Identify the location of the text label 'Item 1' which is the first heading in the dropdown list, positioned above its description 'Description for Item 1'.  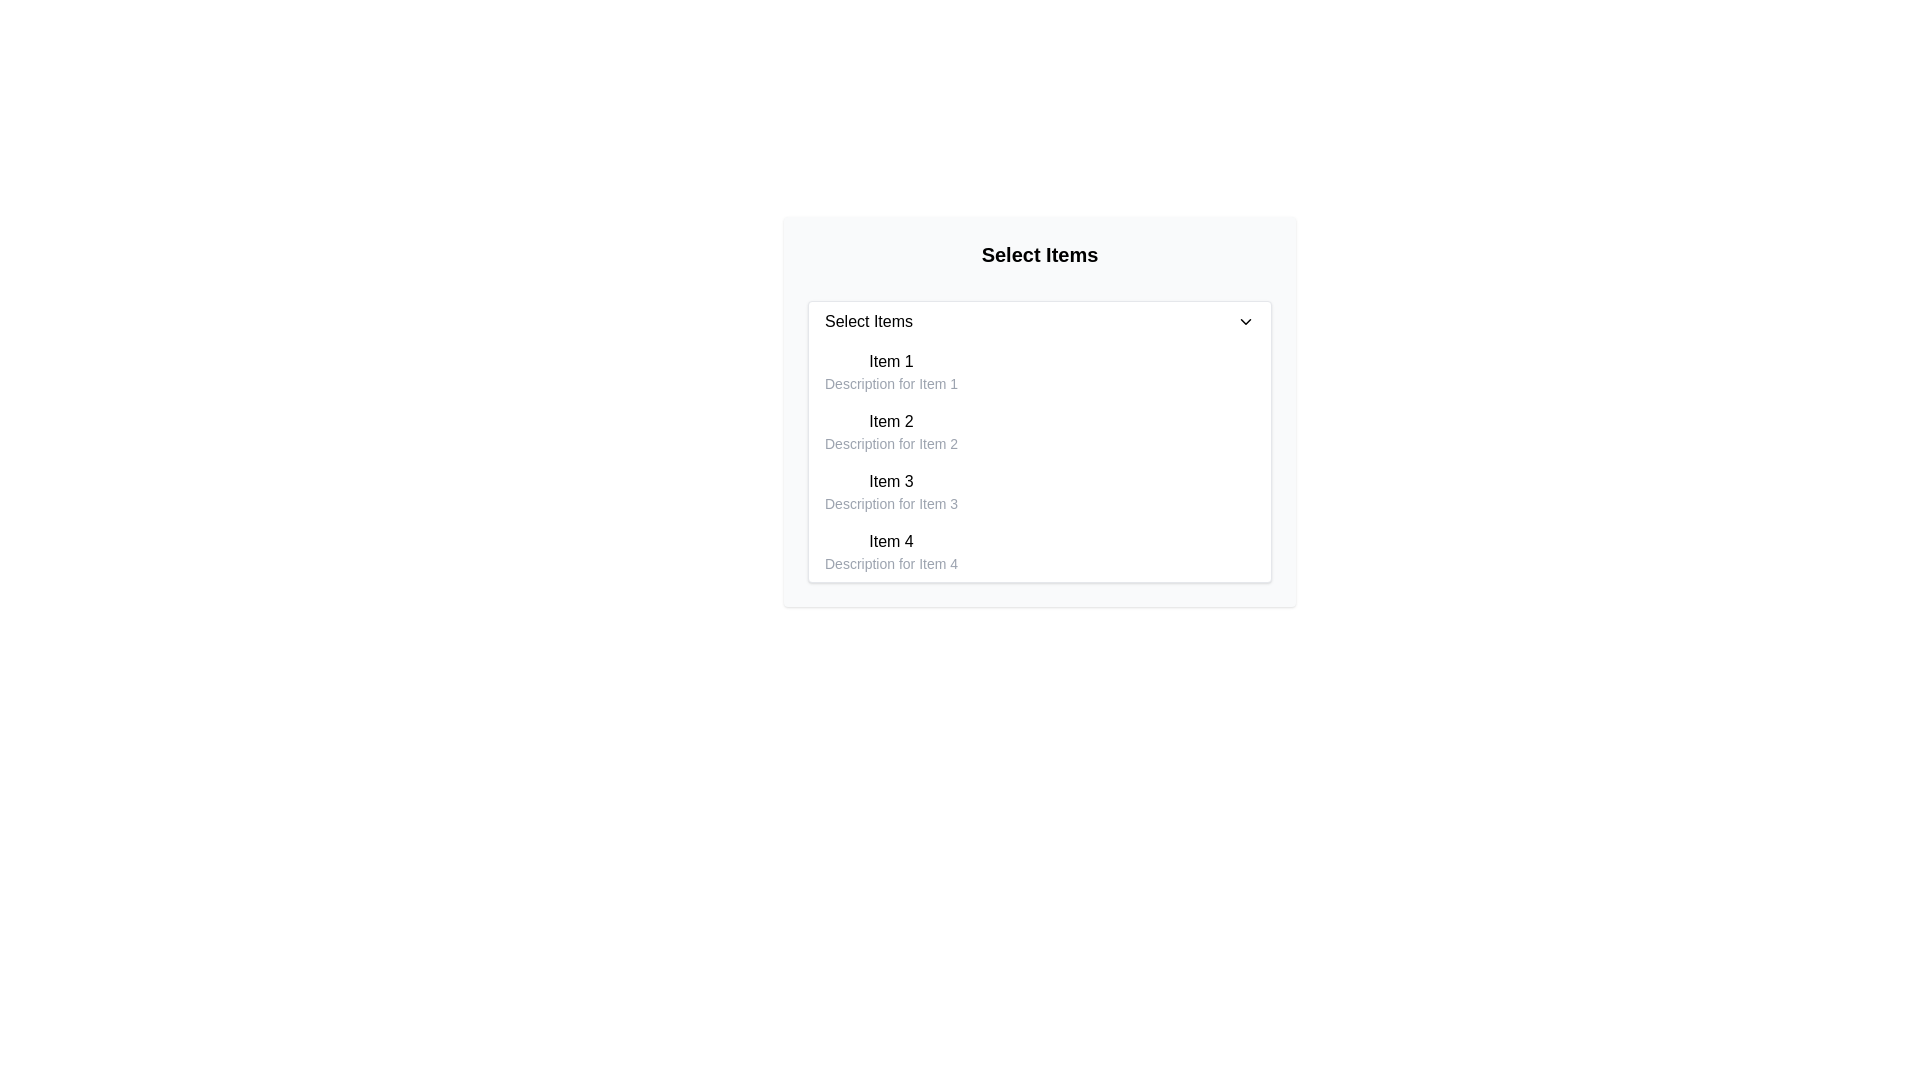
(890, 362).